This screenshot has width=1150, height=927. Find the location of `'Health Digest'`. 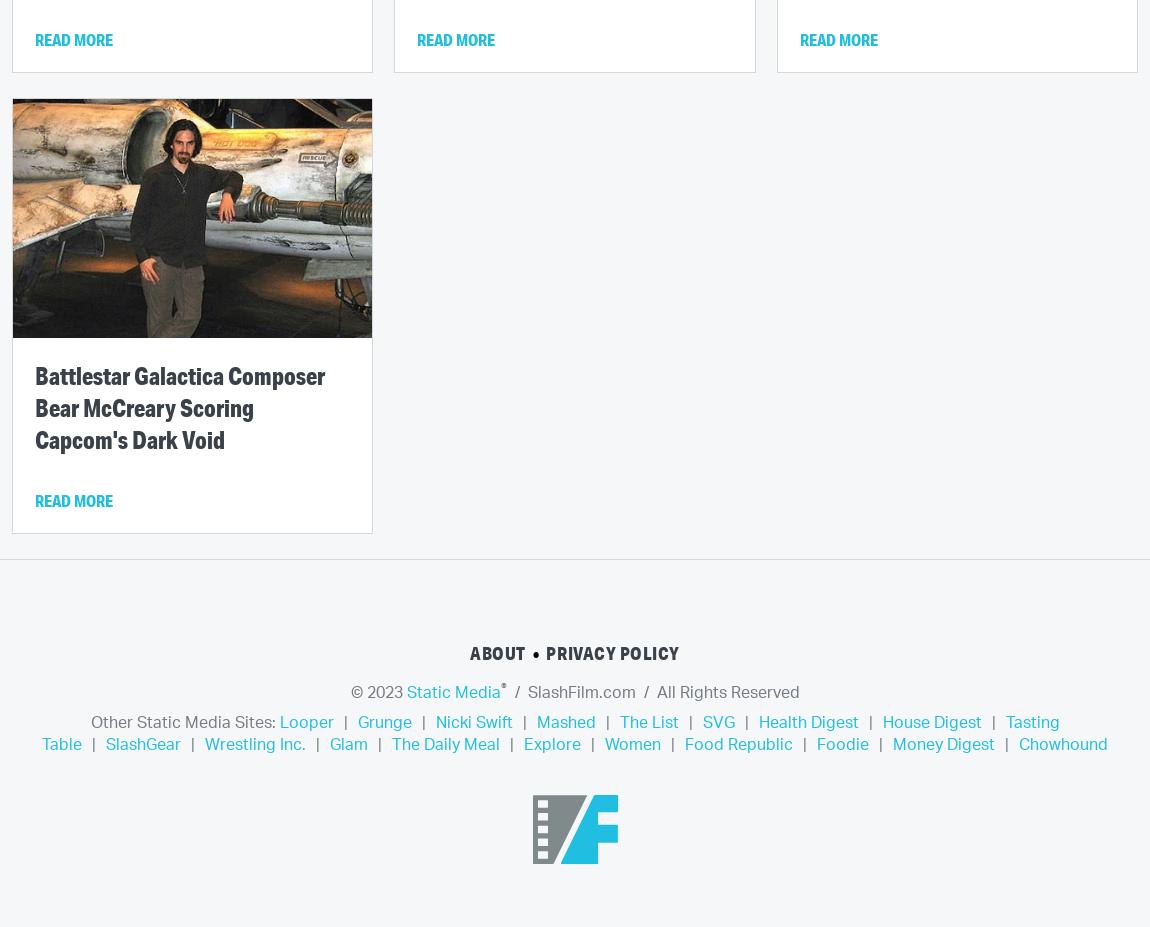

'Health Digest' is located at coordinates (806, 721).